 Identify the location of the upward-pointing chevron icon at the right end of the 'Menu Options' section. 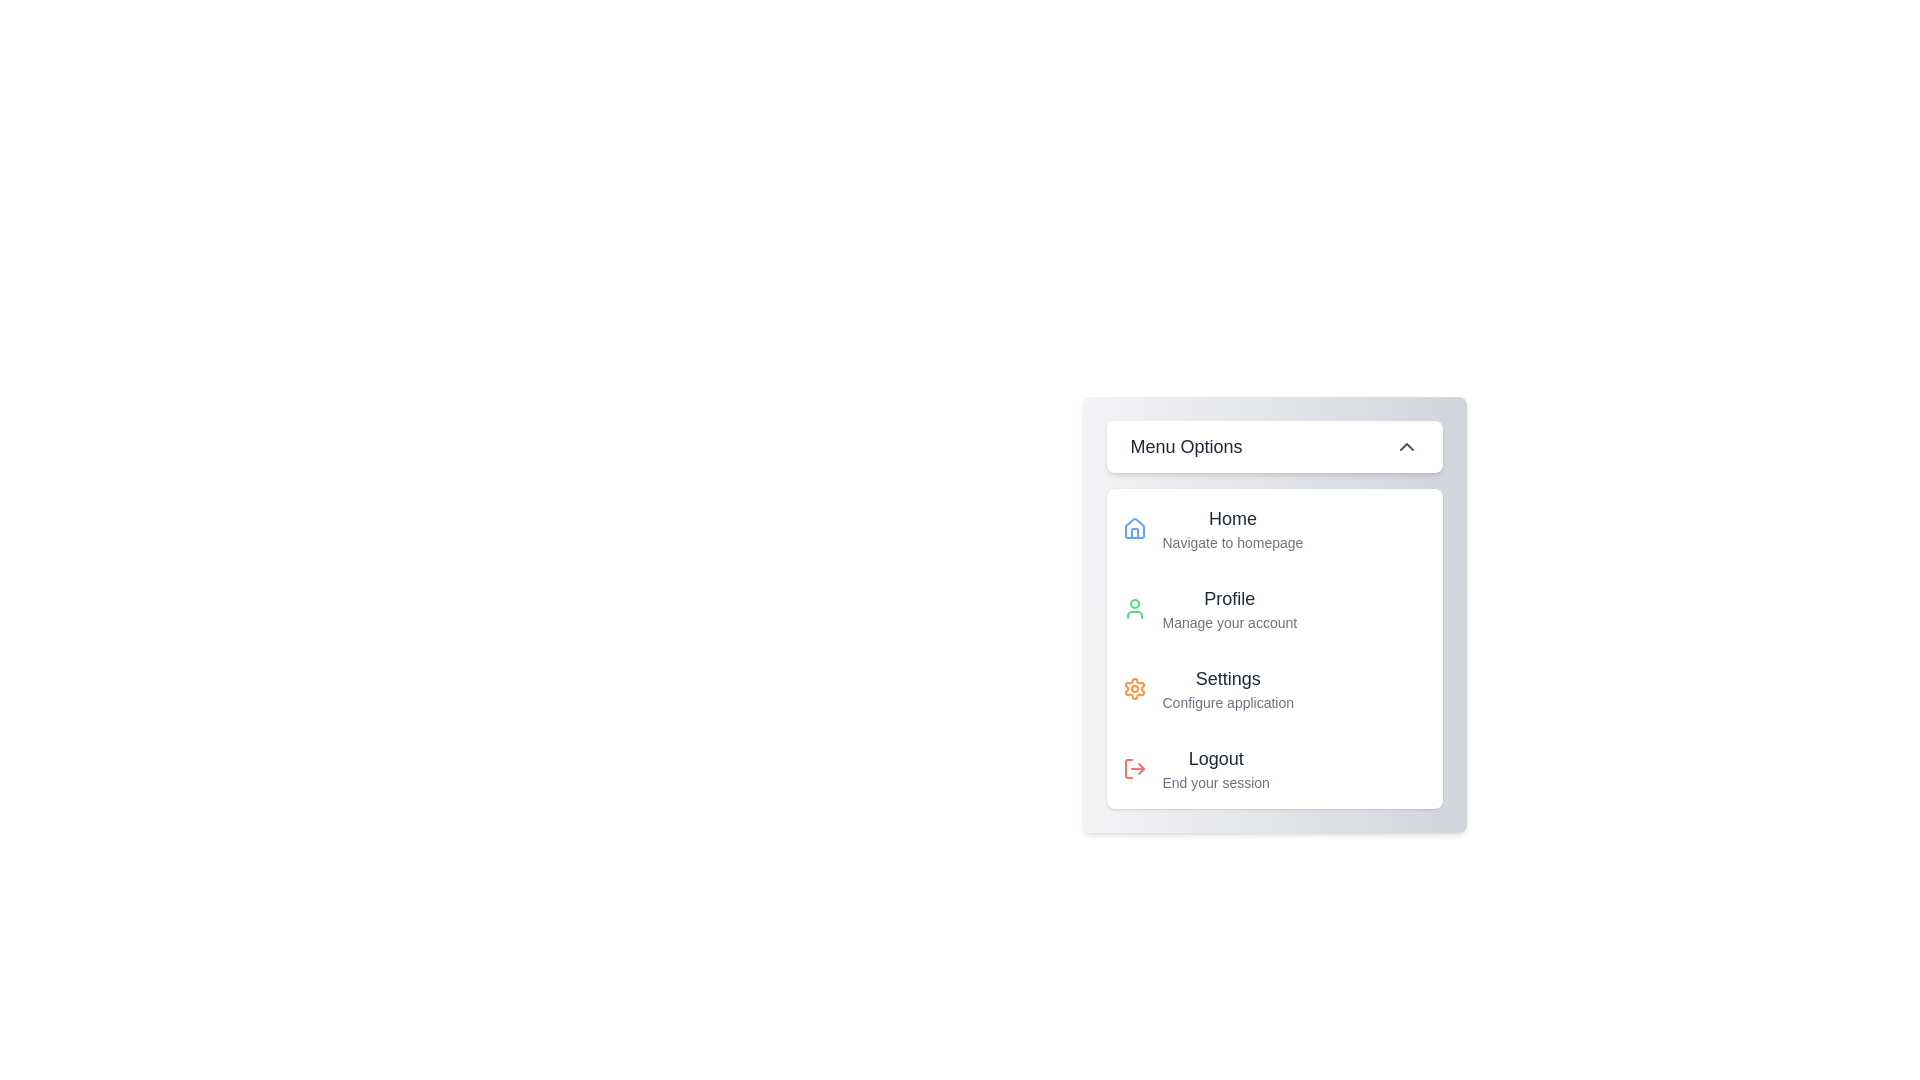
(1405, 446).